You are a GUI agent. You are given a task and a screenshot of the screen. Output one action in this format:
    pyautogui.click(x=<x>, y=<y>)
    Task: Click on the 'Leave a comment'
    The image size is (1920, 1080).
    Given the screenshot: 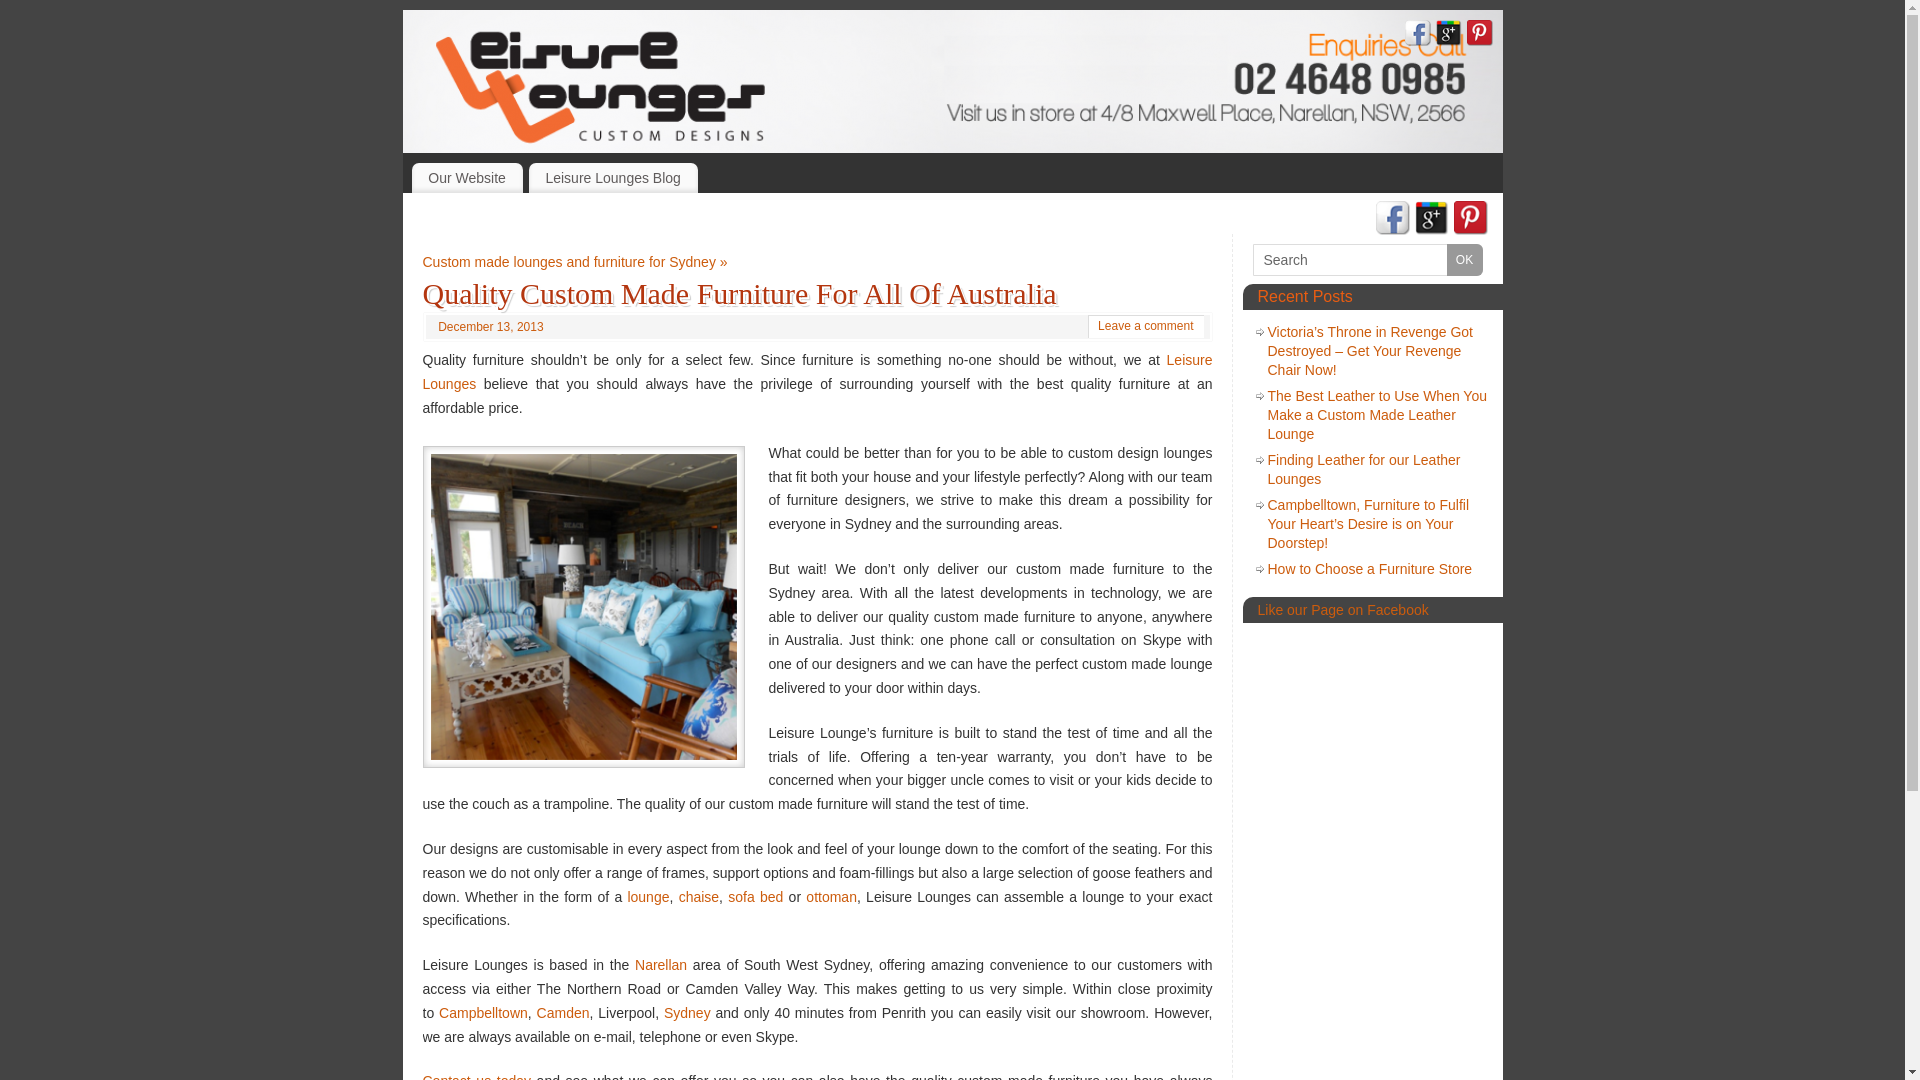 What is the action you would take?
    pyautogui.click(x=1145, y=325)
    